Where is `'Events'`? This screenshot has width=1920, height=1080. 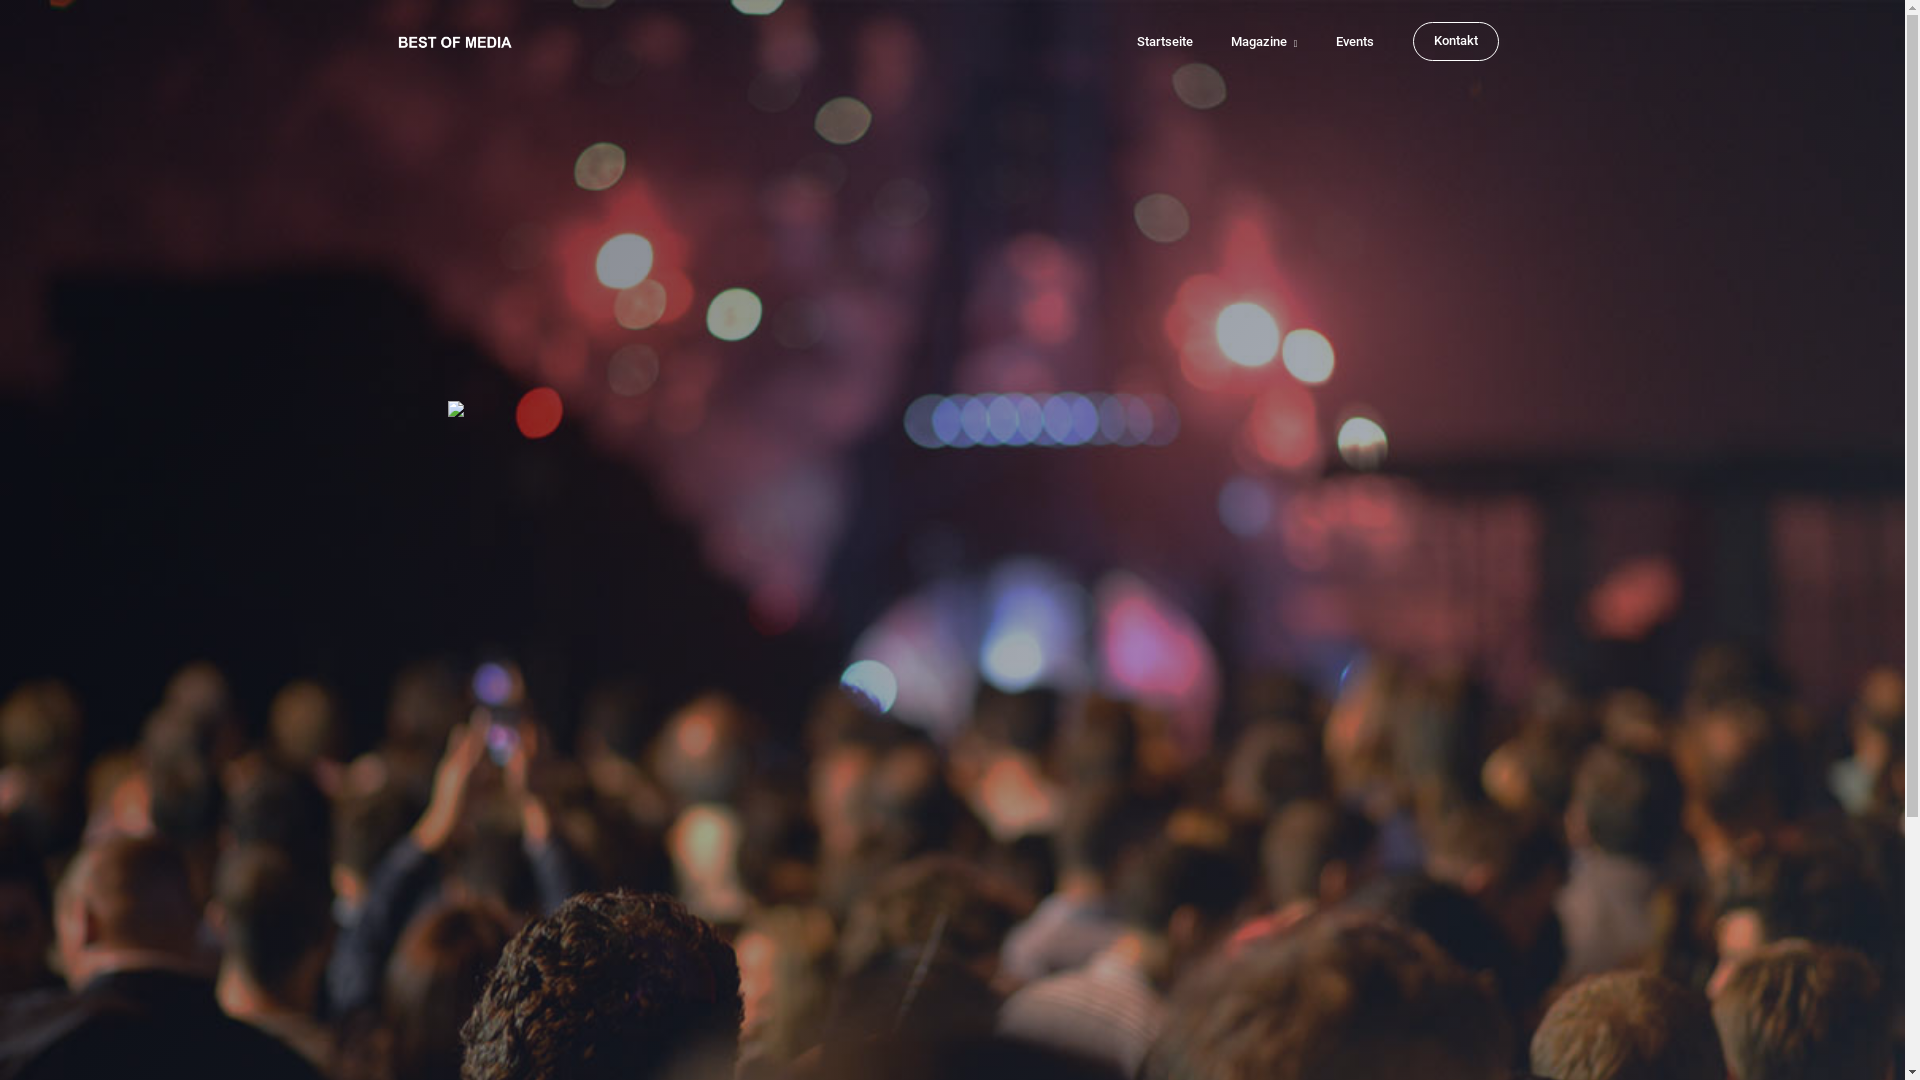 'Events' is located at coordinates (1354, 42).